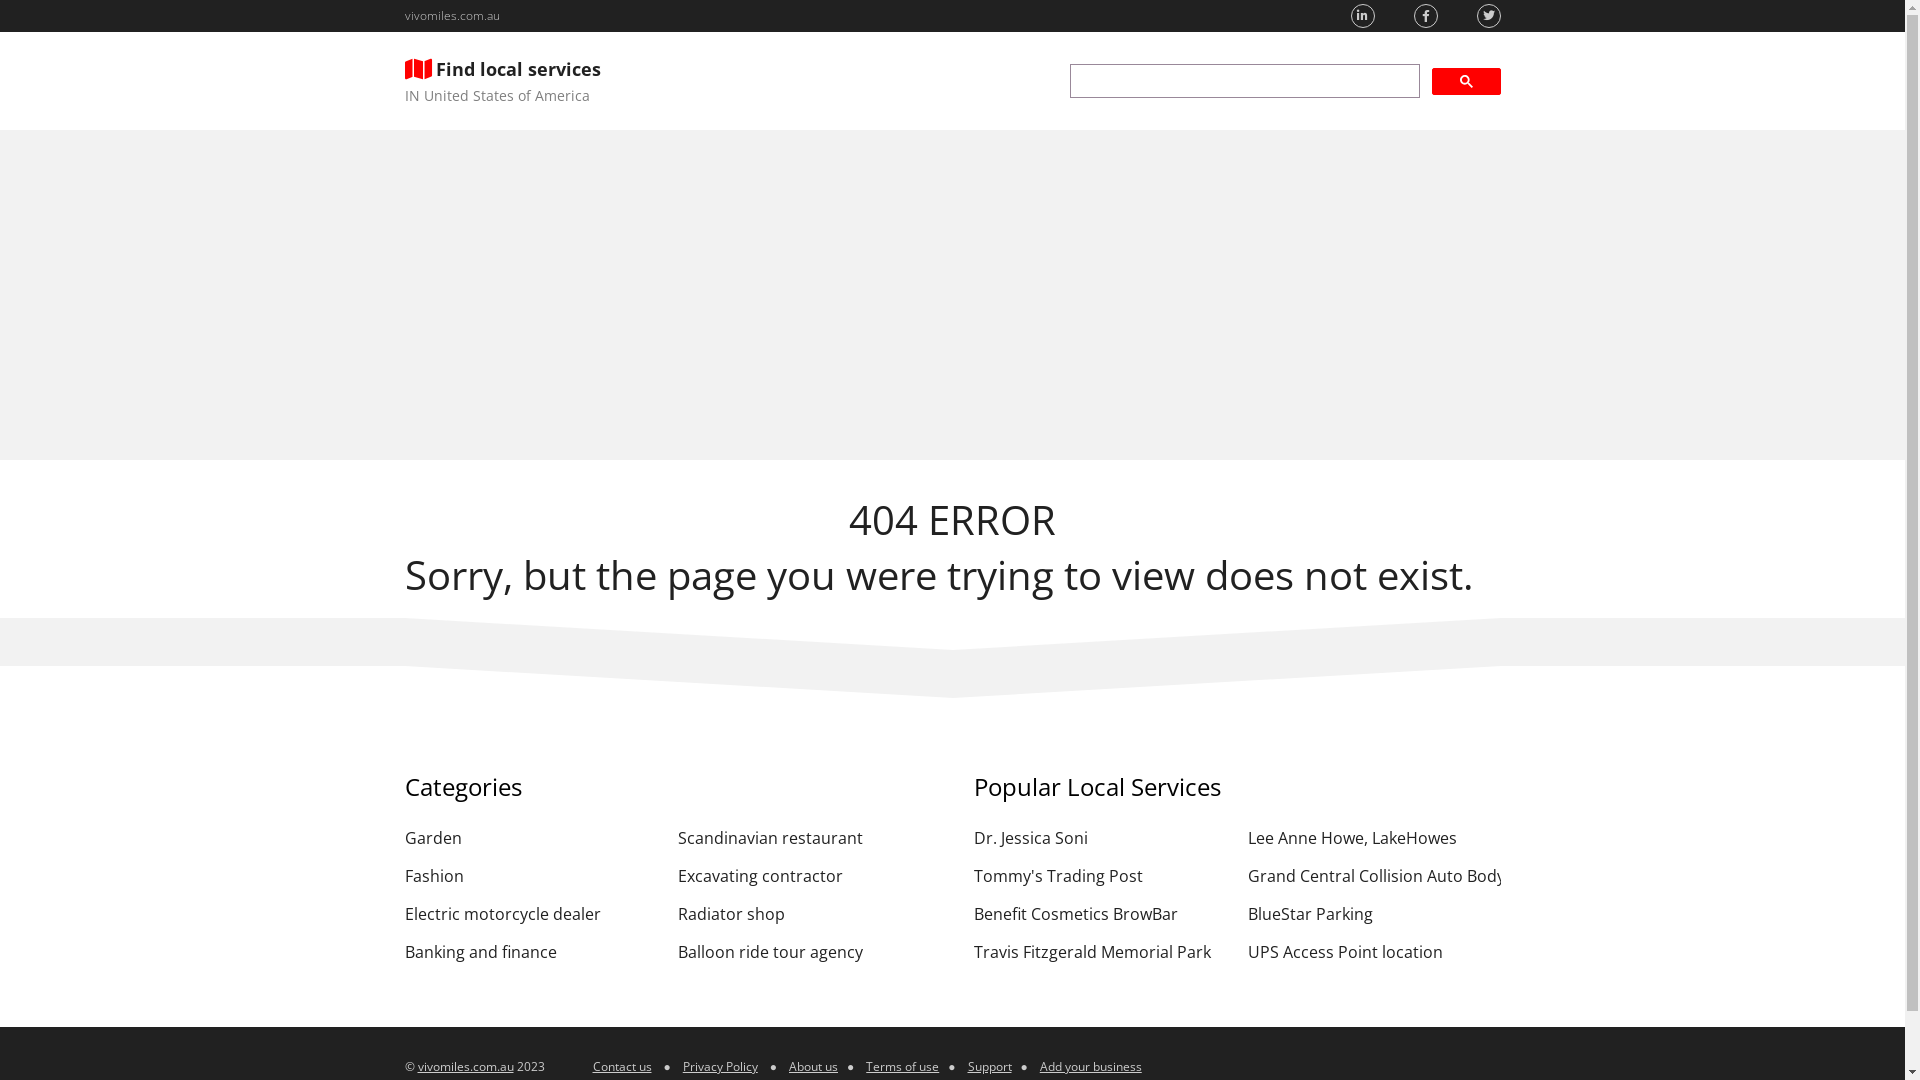  What do you see at coordinates (530, 914) in the screenshot?
I see `'Electric motorcycle dealer'` at bounding box center [530, 914].